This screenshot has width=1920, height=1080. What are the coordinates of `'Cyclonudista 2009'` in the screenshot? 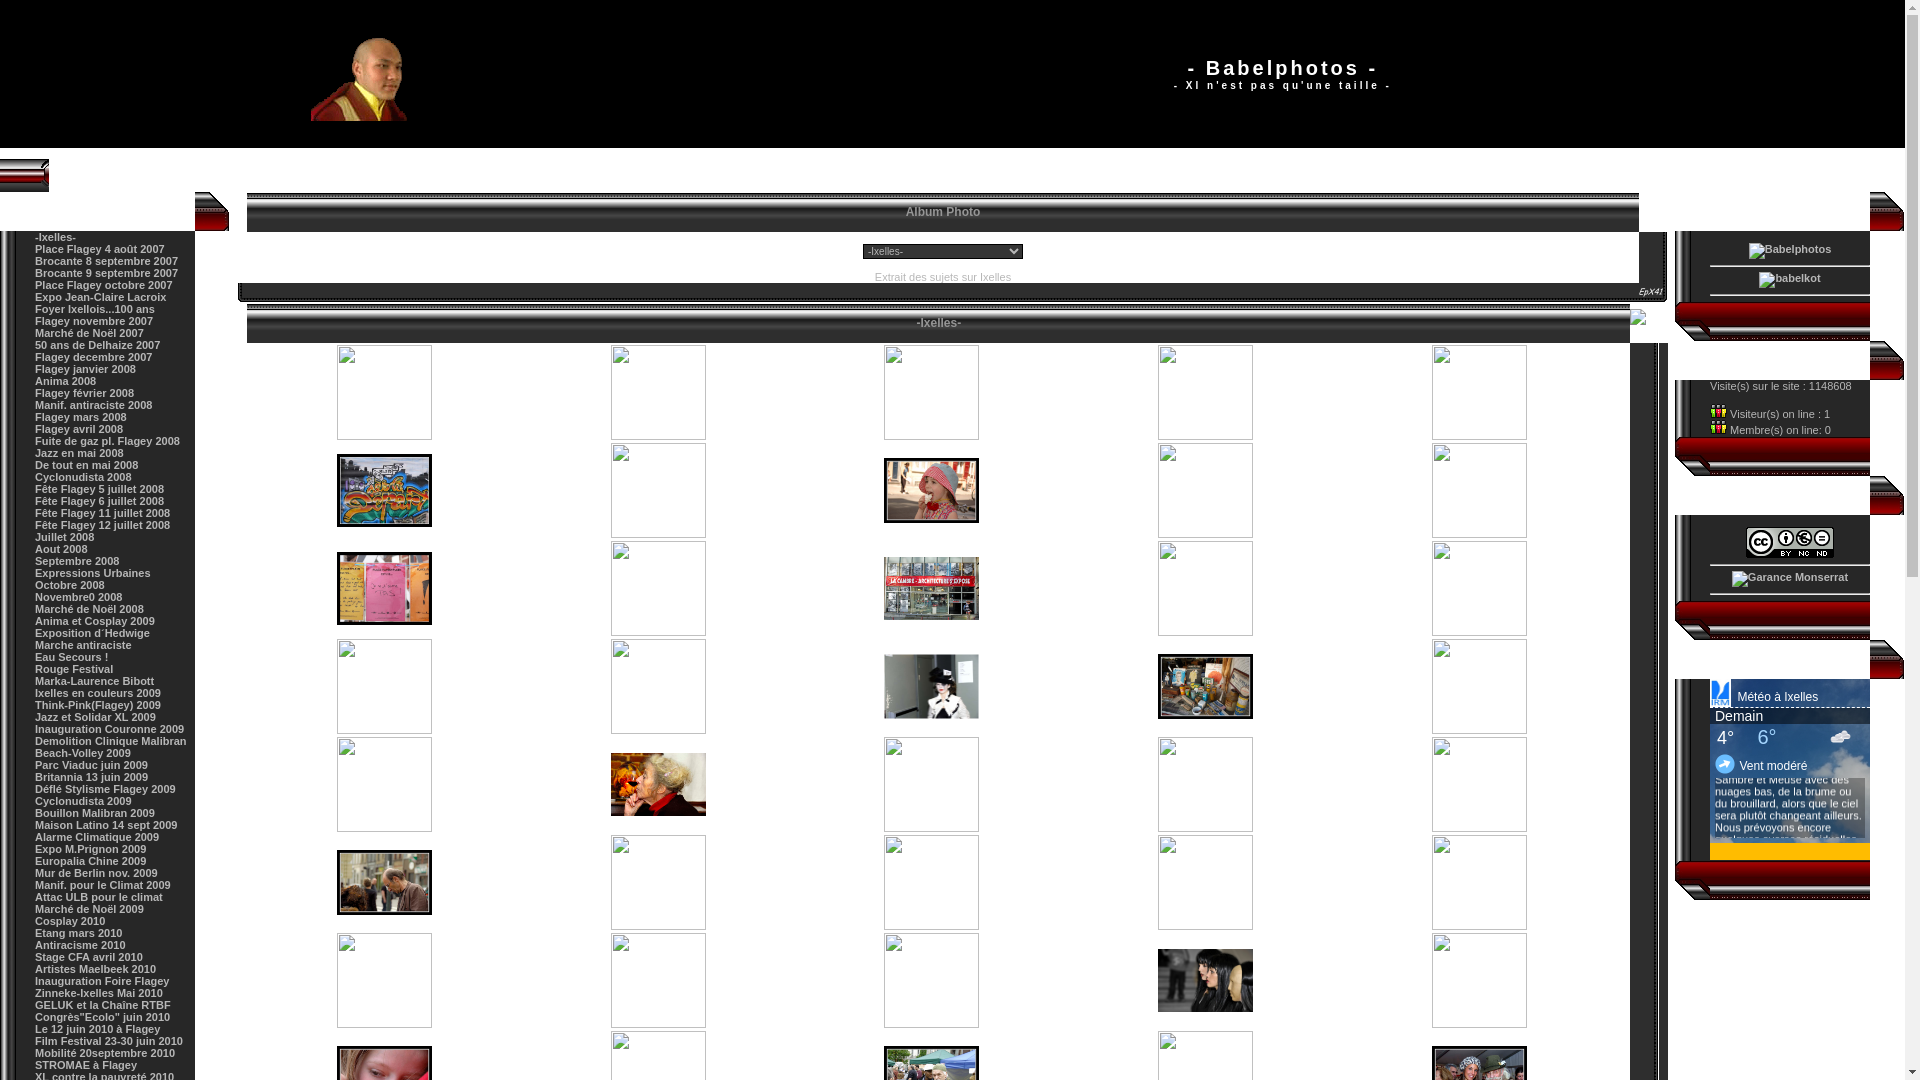 It's located at (82, 800).